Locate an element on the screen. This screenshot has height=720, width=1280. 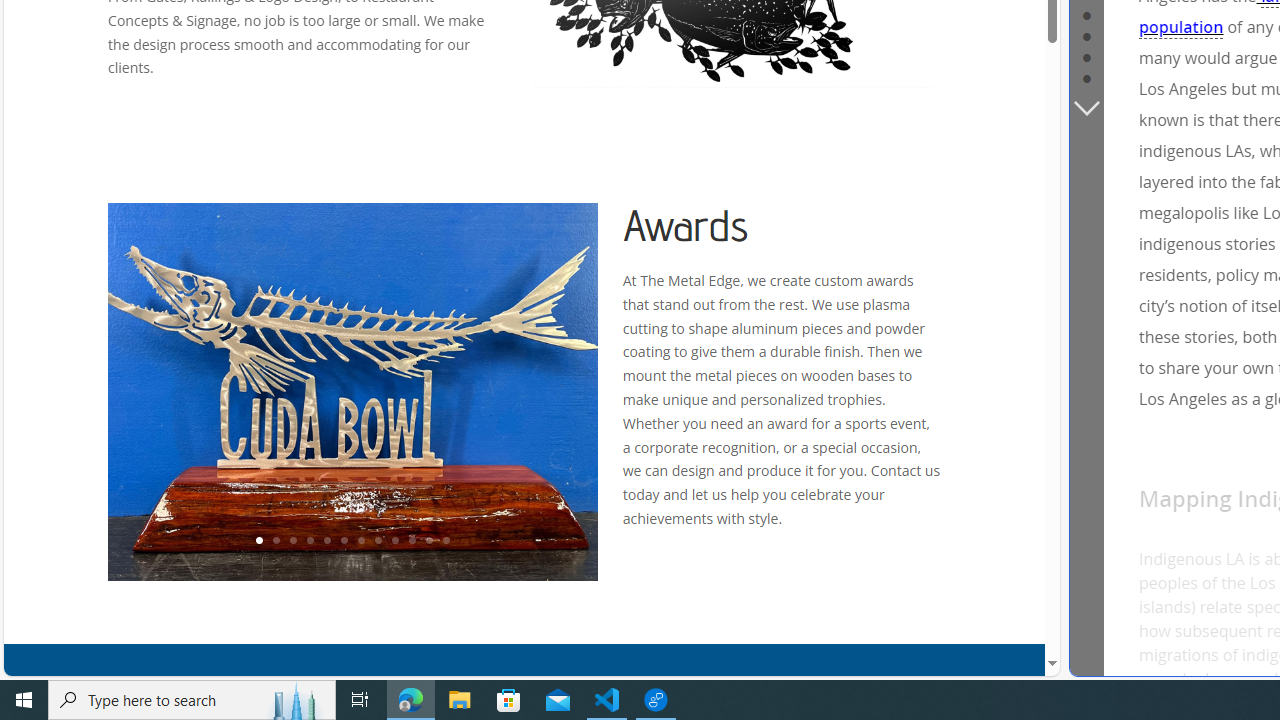
'7' is located at coordinates (360, 541).